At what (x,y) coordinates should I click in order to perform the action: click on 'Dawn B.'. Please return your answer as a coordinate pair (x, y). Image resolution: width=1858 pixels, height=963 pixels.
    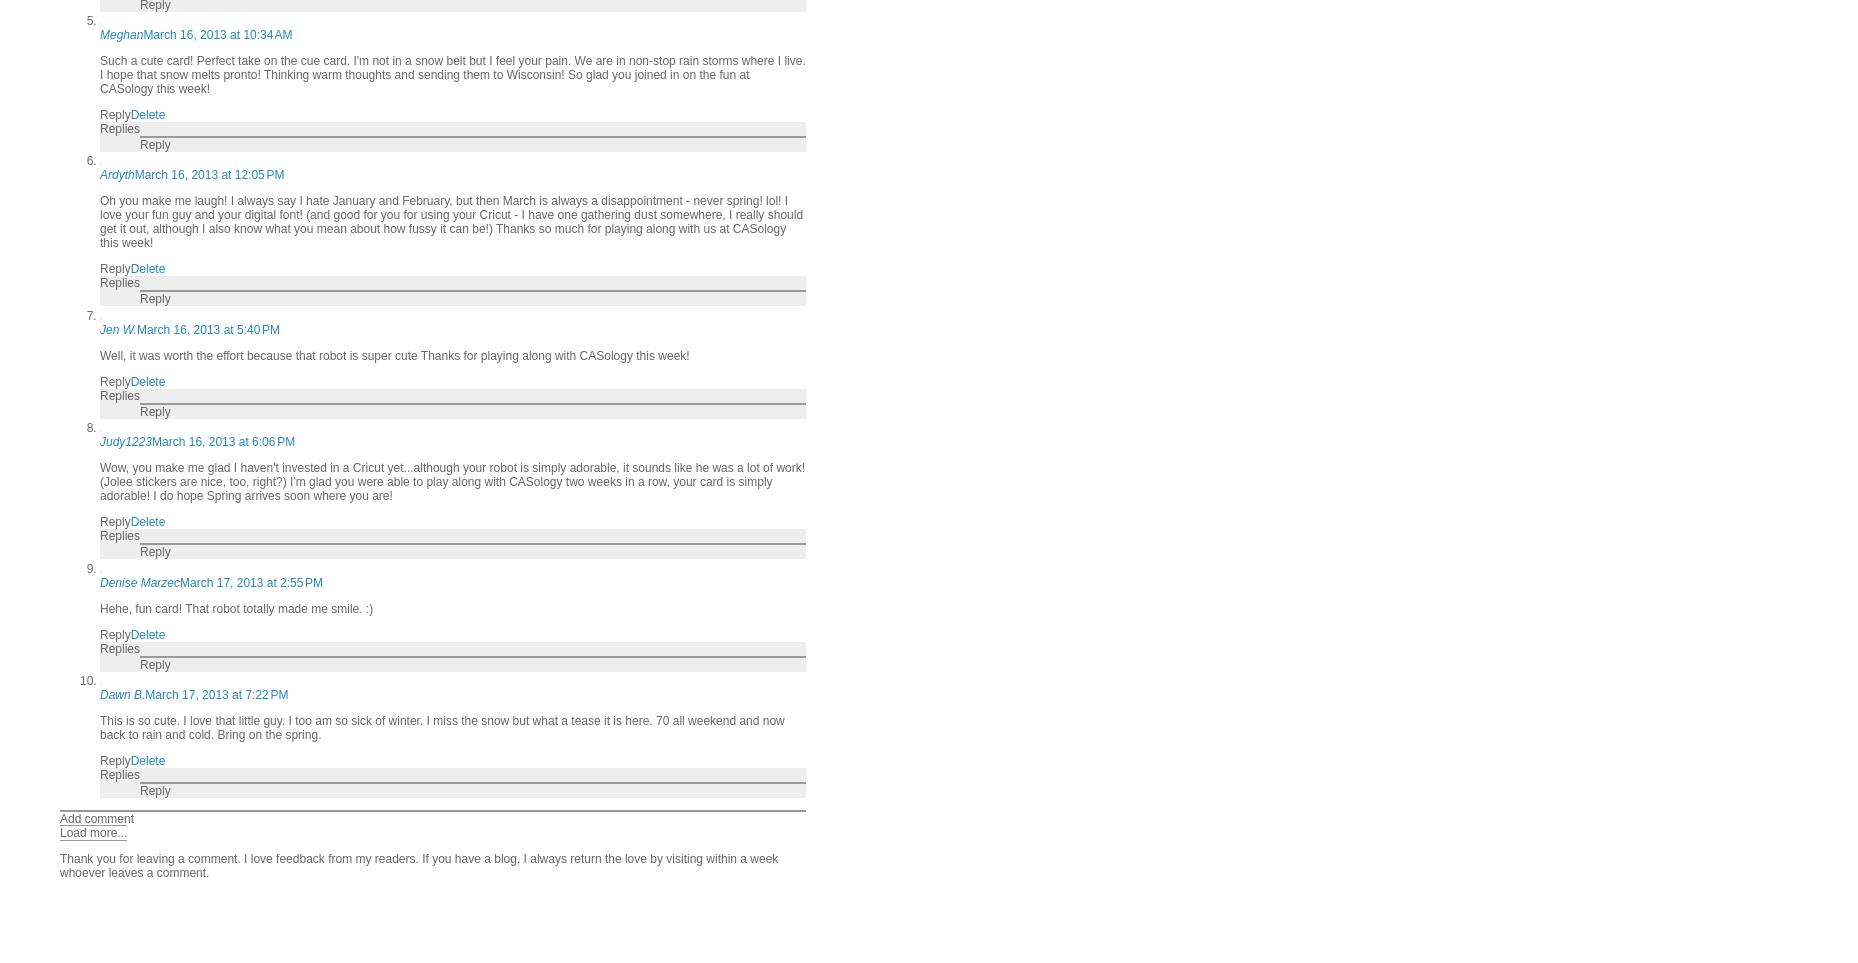
    Looking at the image, I should click on (99, 694).